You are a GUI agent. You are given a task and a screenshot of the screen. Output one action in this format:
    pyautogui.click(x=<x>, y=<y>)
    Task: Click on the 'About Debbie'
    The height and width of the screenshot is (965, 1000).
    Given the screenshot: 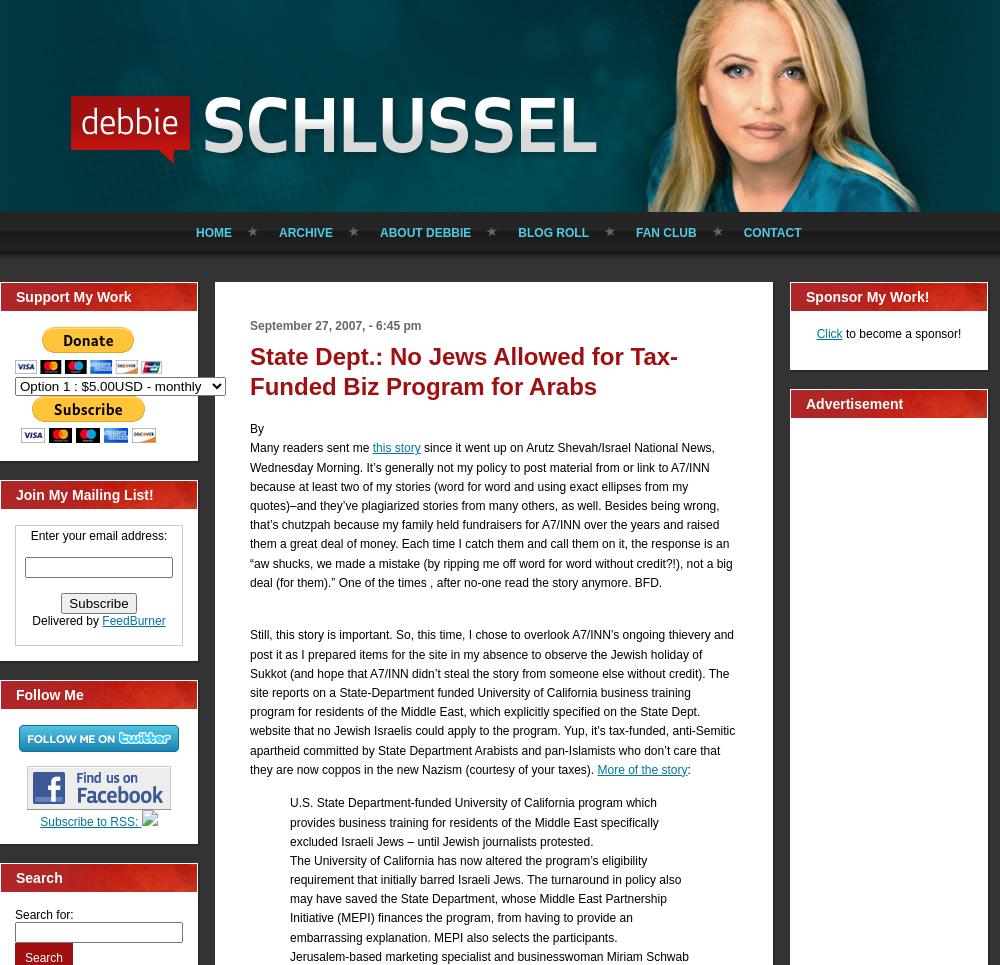 What is the action you would take?
    pyautogui.click(x=380, y=232)
    